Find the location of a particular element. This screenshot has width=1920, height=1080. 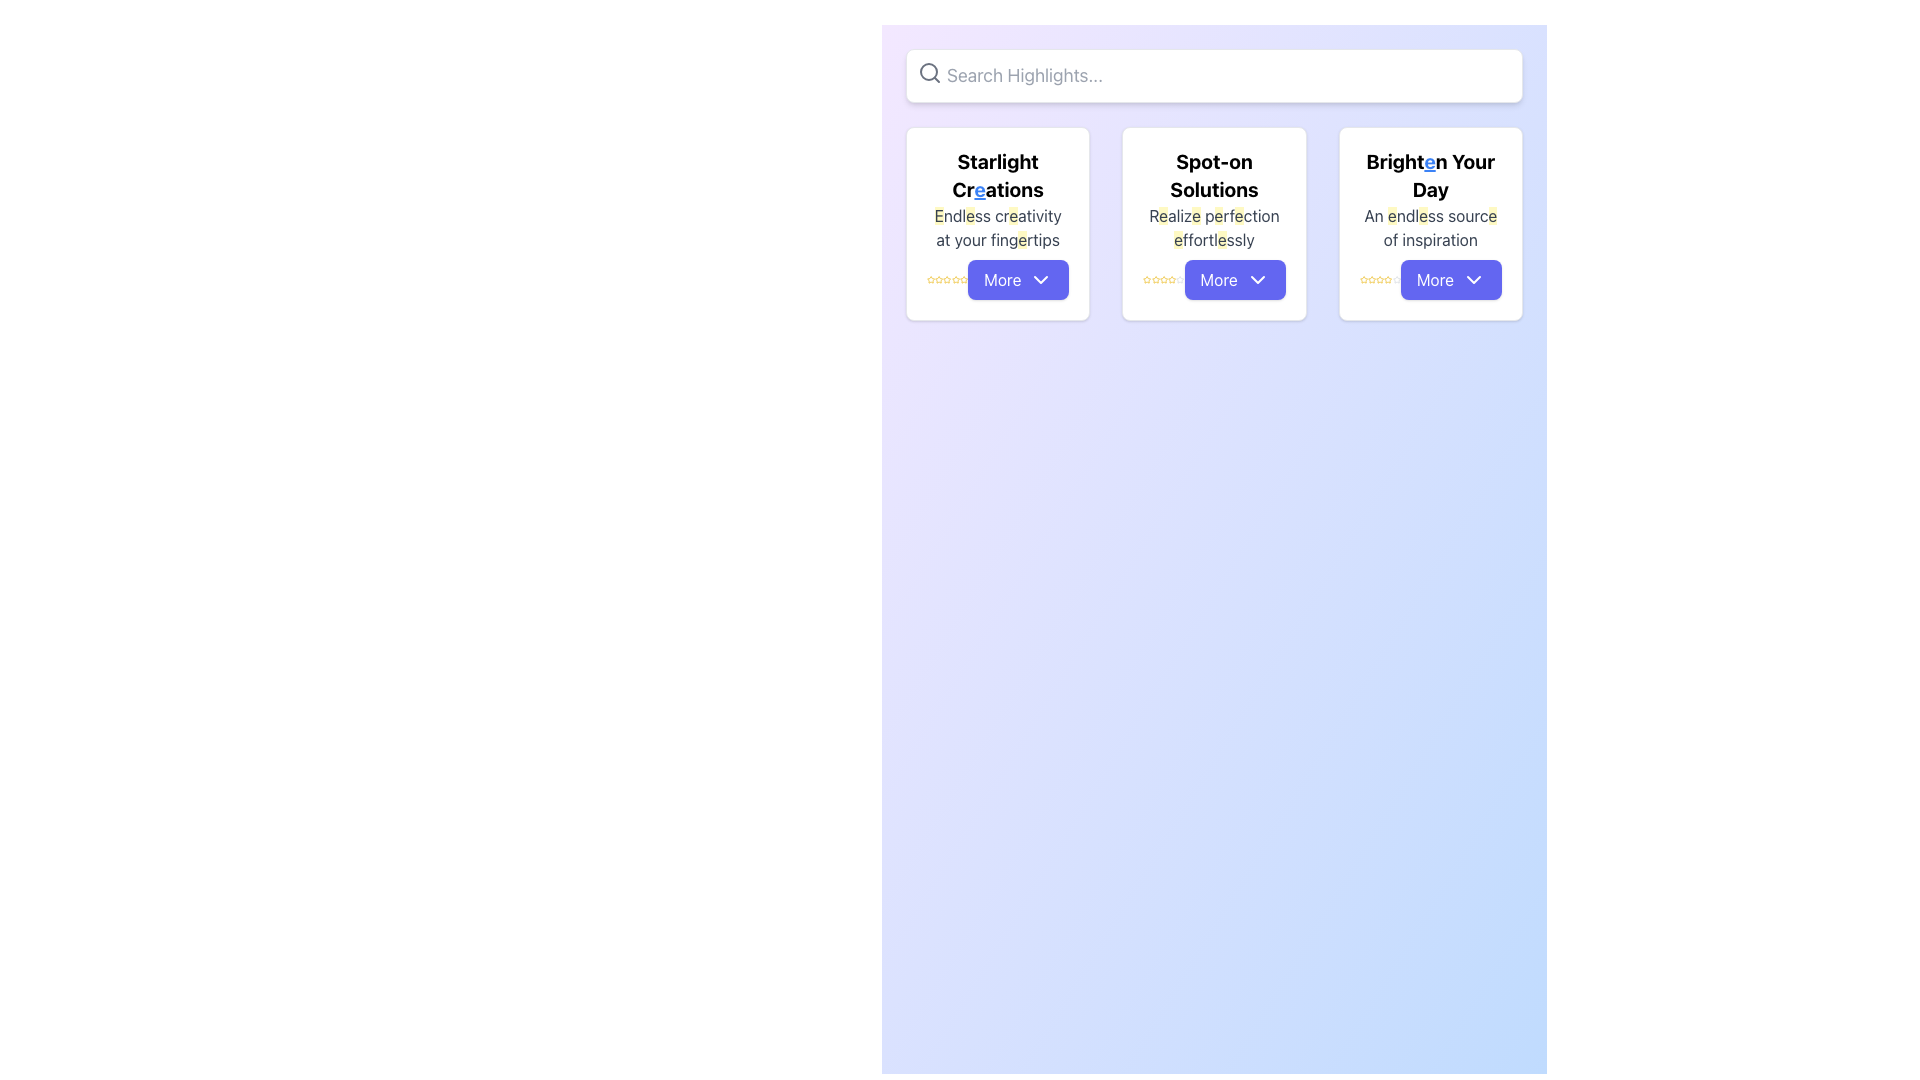

the text element that completes the title 'Starlight Creations', which is located to the right of the underlined blue 'e' within the card in the top left of the interface is located at coordinates (1014, 189).